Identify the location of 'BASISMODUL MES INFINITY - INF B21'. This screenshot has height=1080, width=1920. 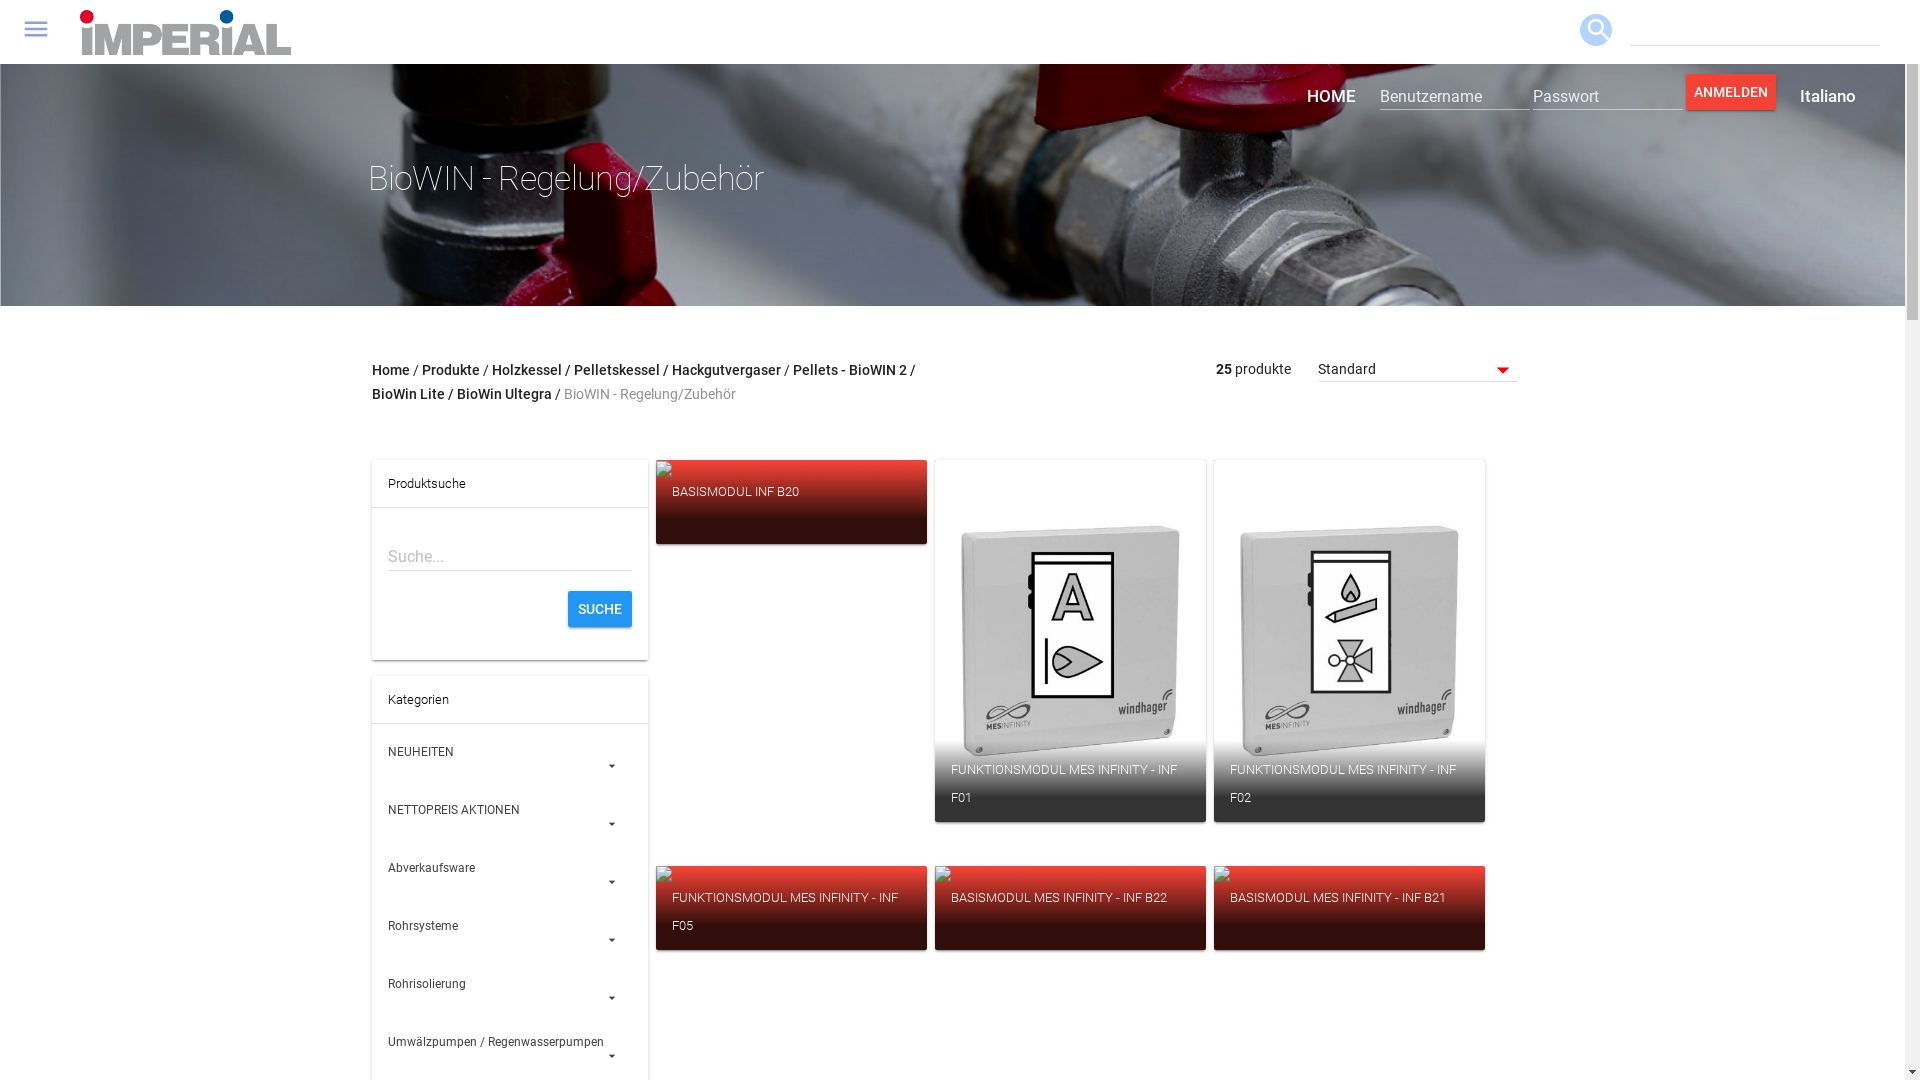
(1349, 909).